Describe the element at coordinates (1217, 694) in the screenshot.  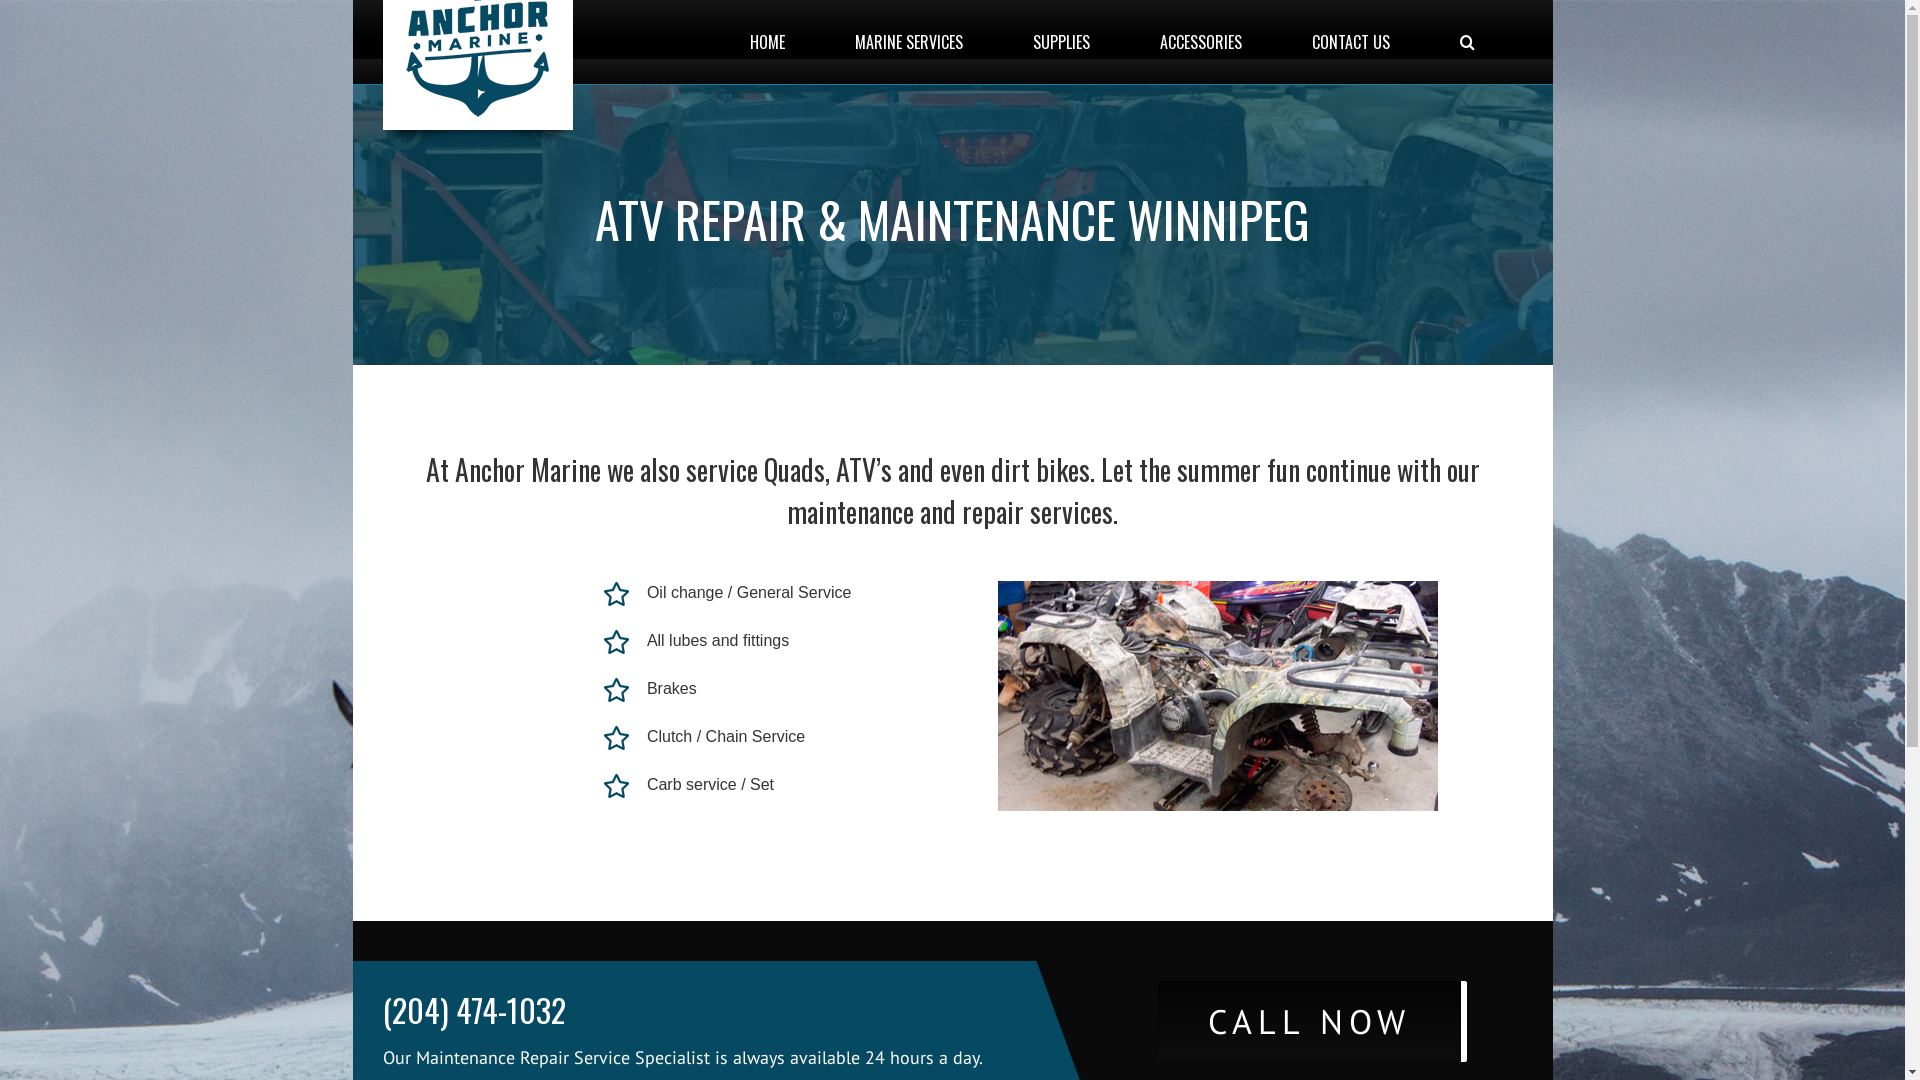
I see `'atv repair mechanic winnipeg'` at that location.